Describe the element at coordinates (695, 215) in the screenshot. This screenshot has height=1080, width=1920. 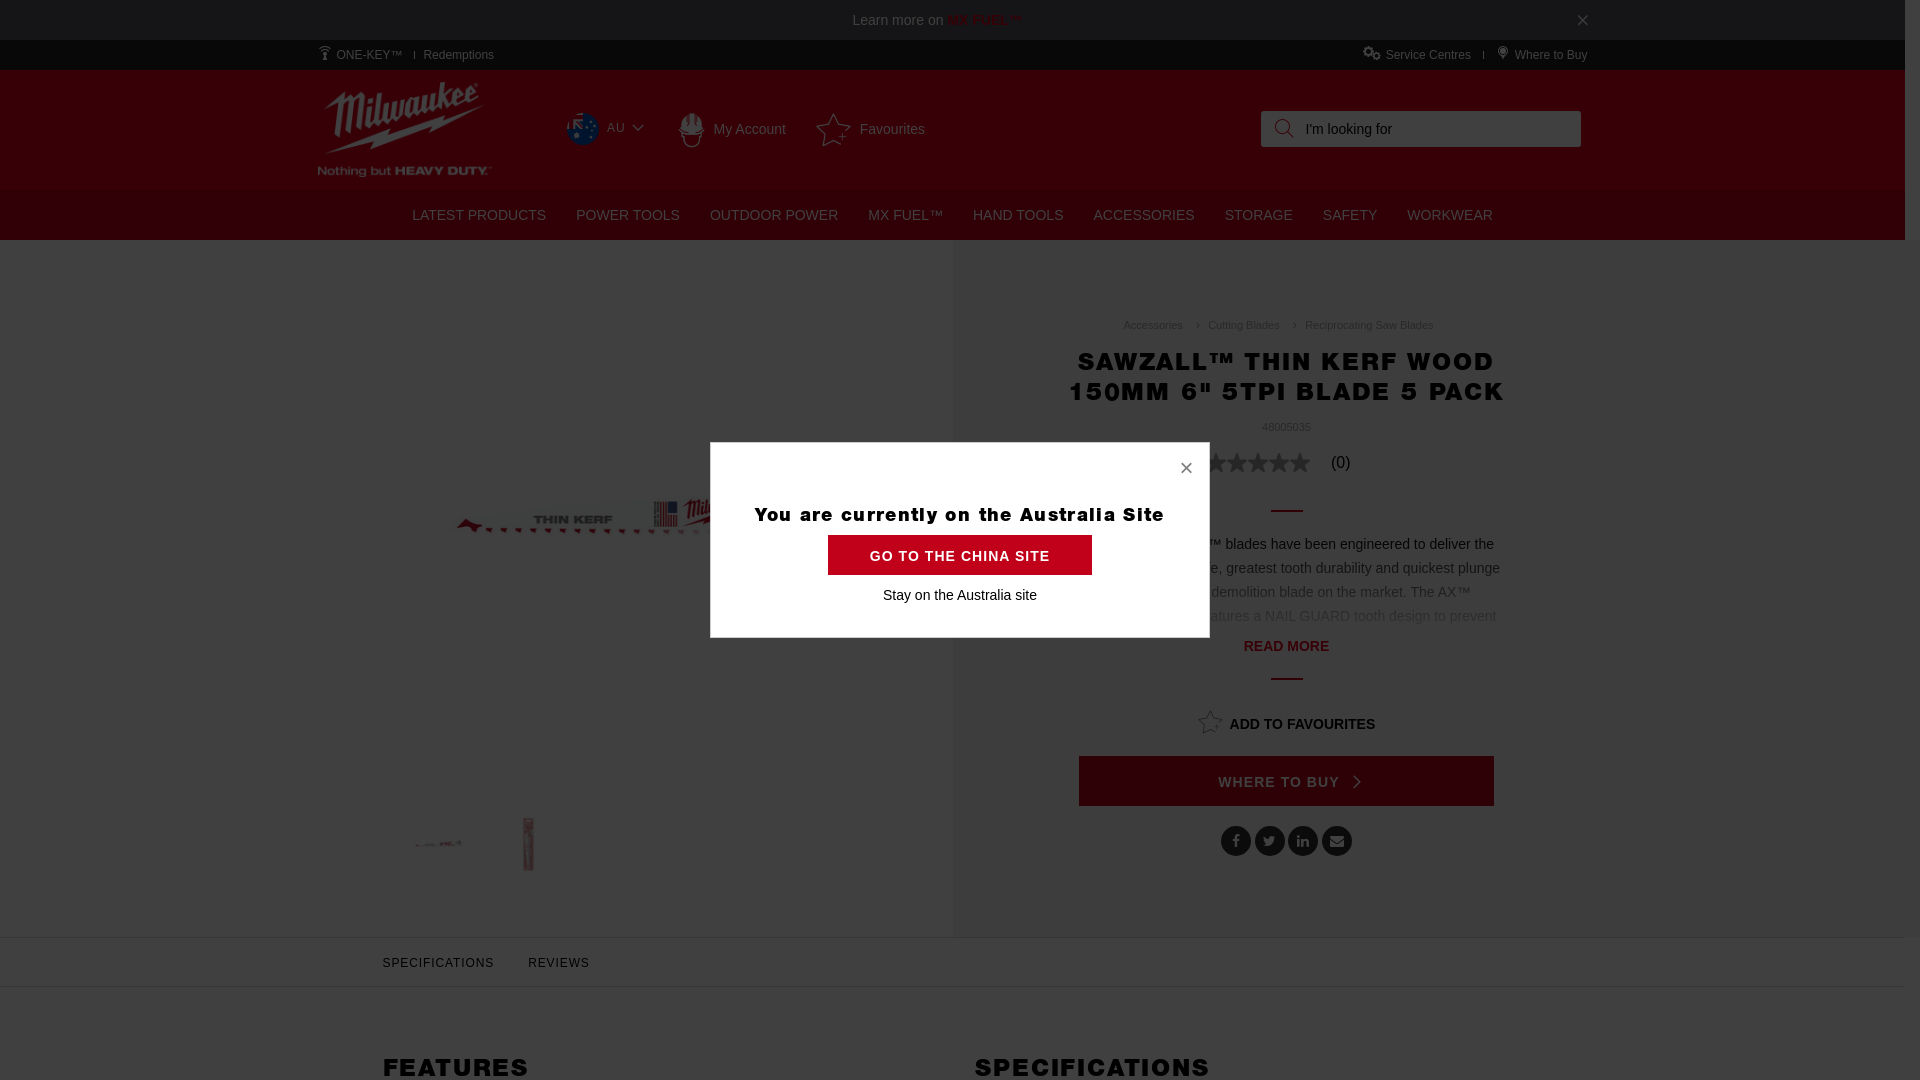
I see `'OUTDOOR POWER'` at that location.